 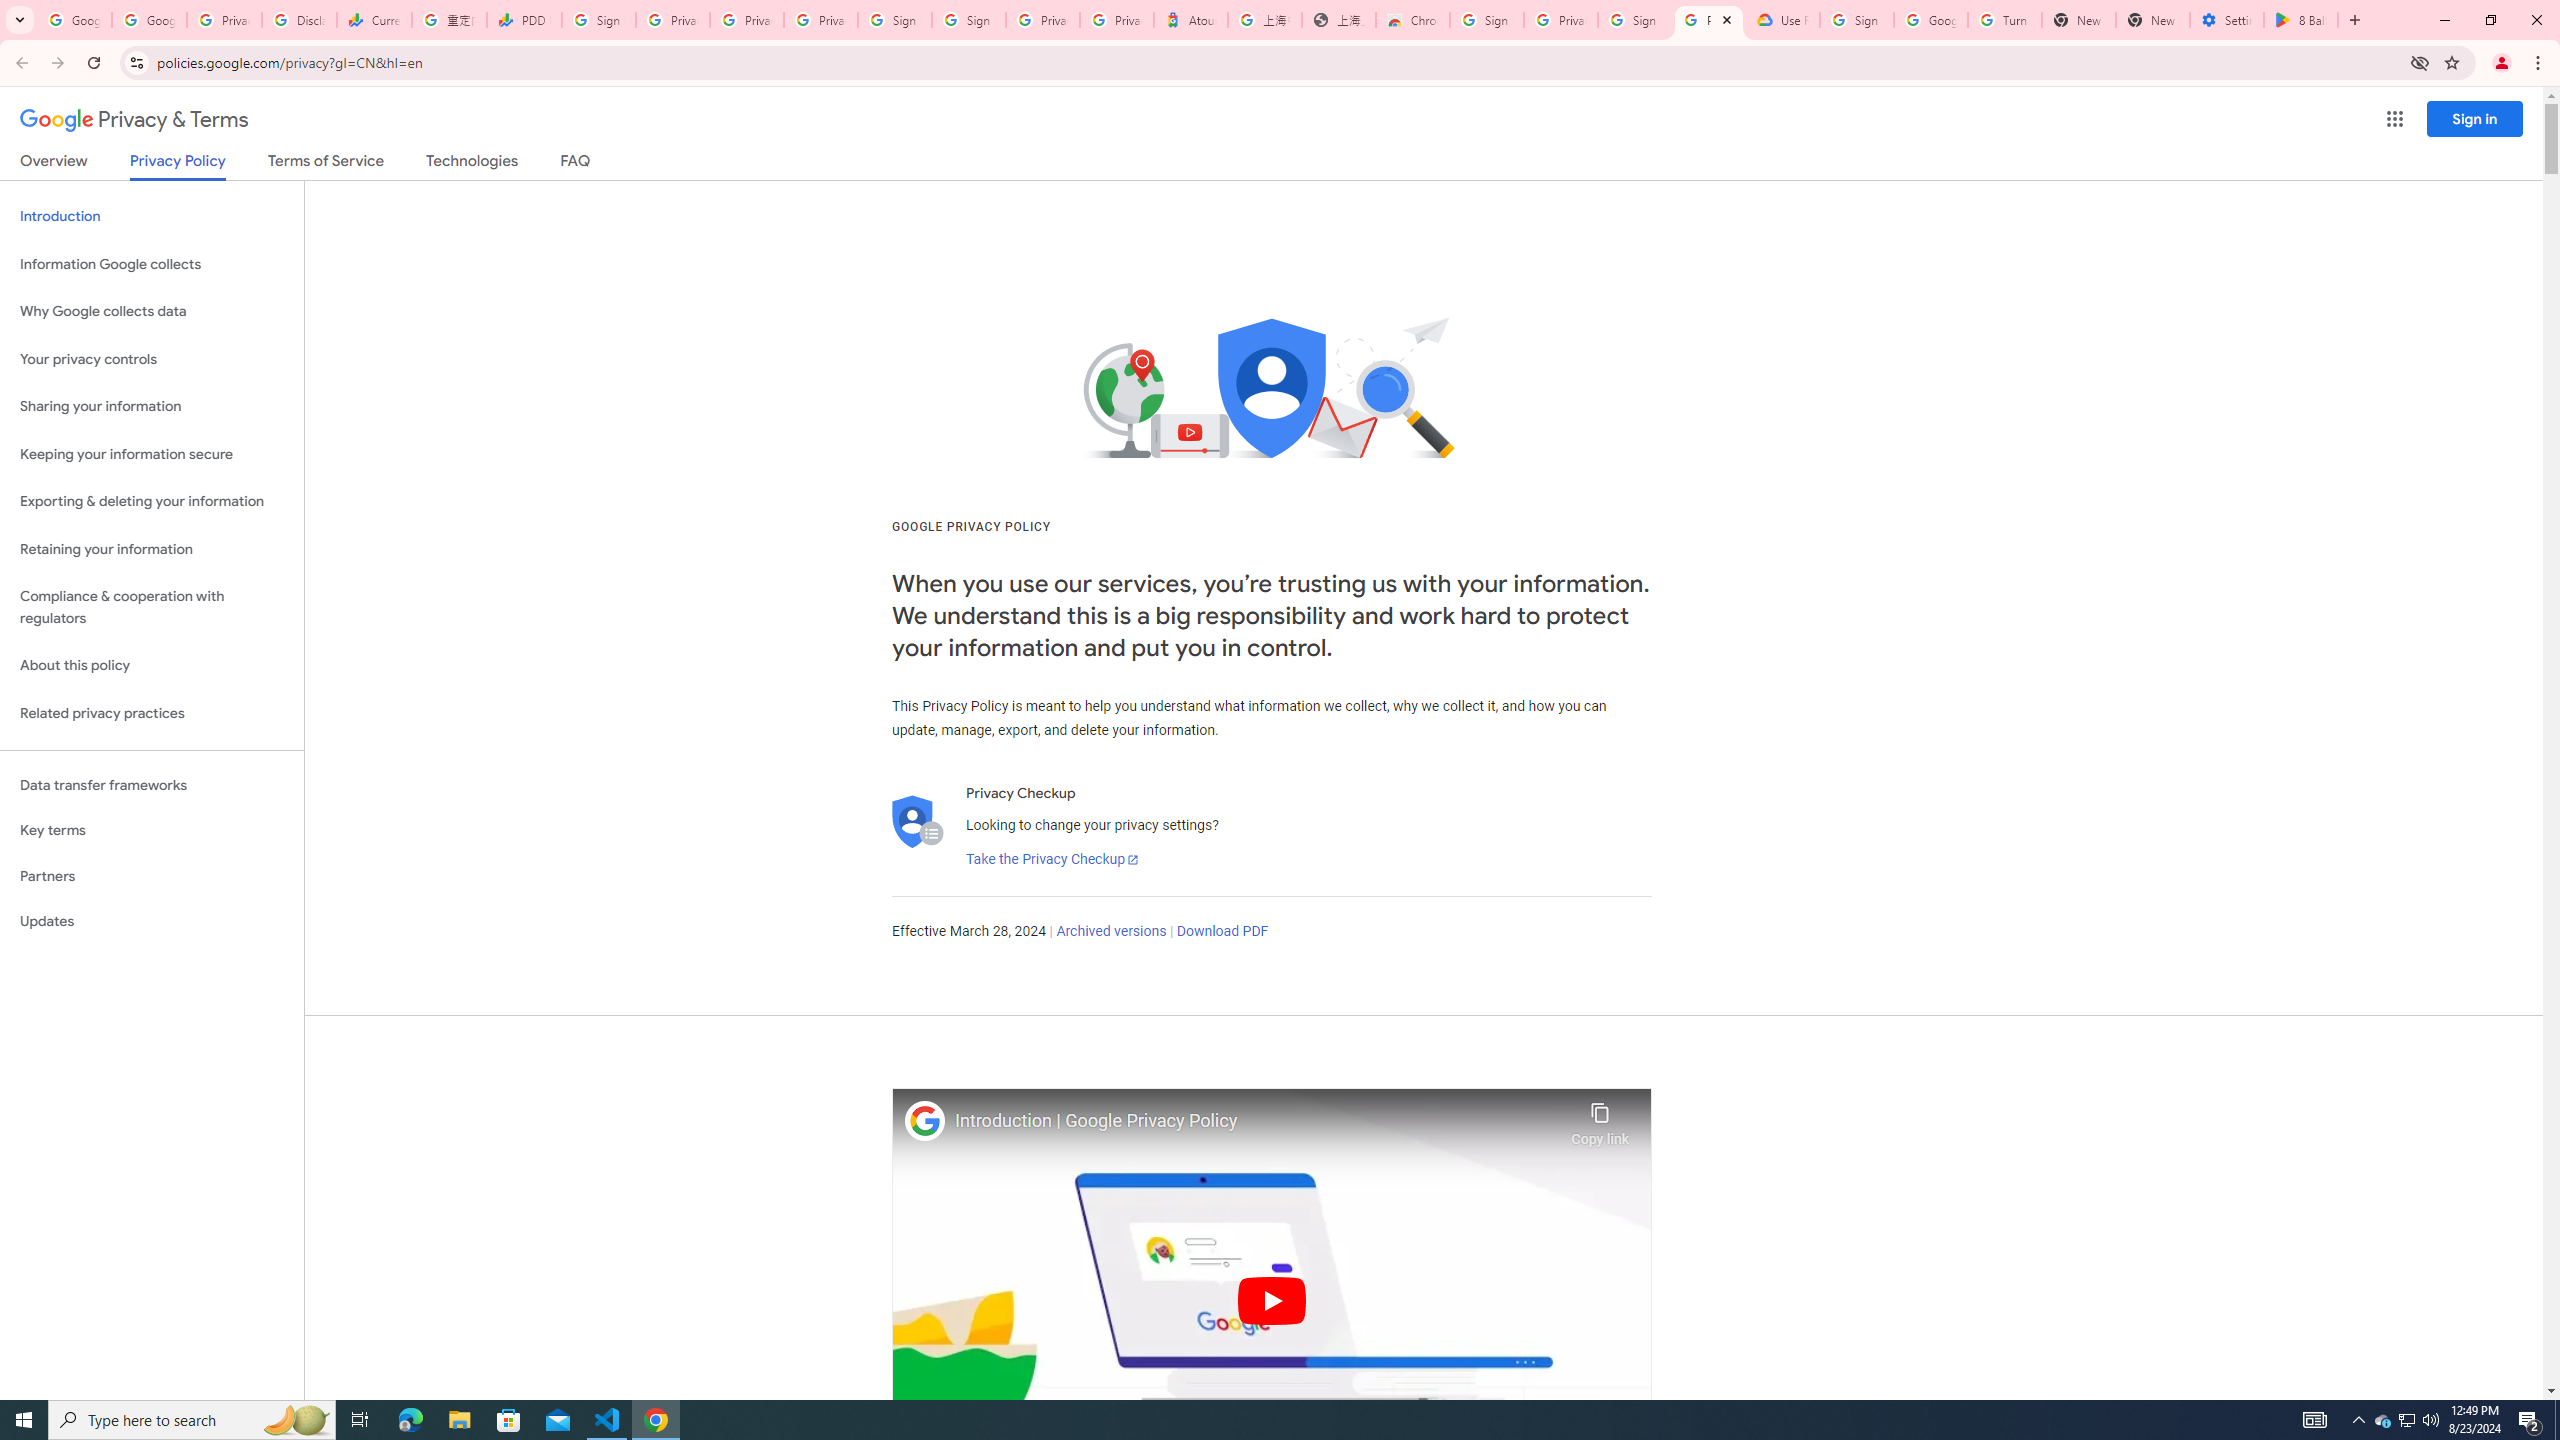 I want to click on 'Photo image of Google', so click(x=925, y=1119).